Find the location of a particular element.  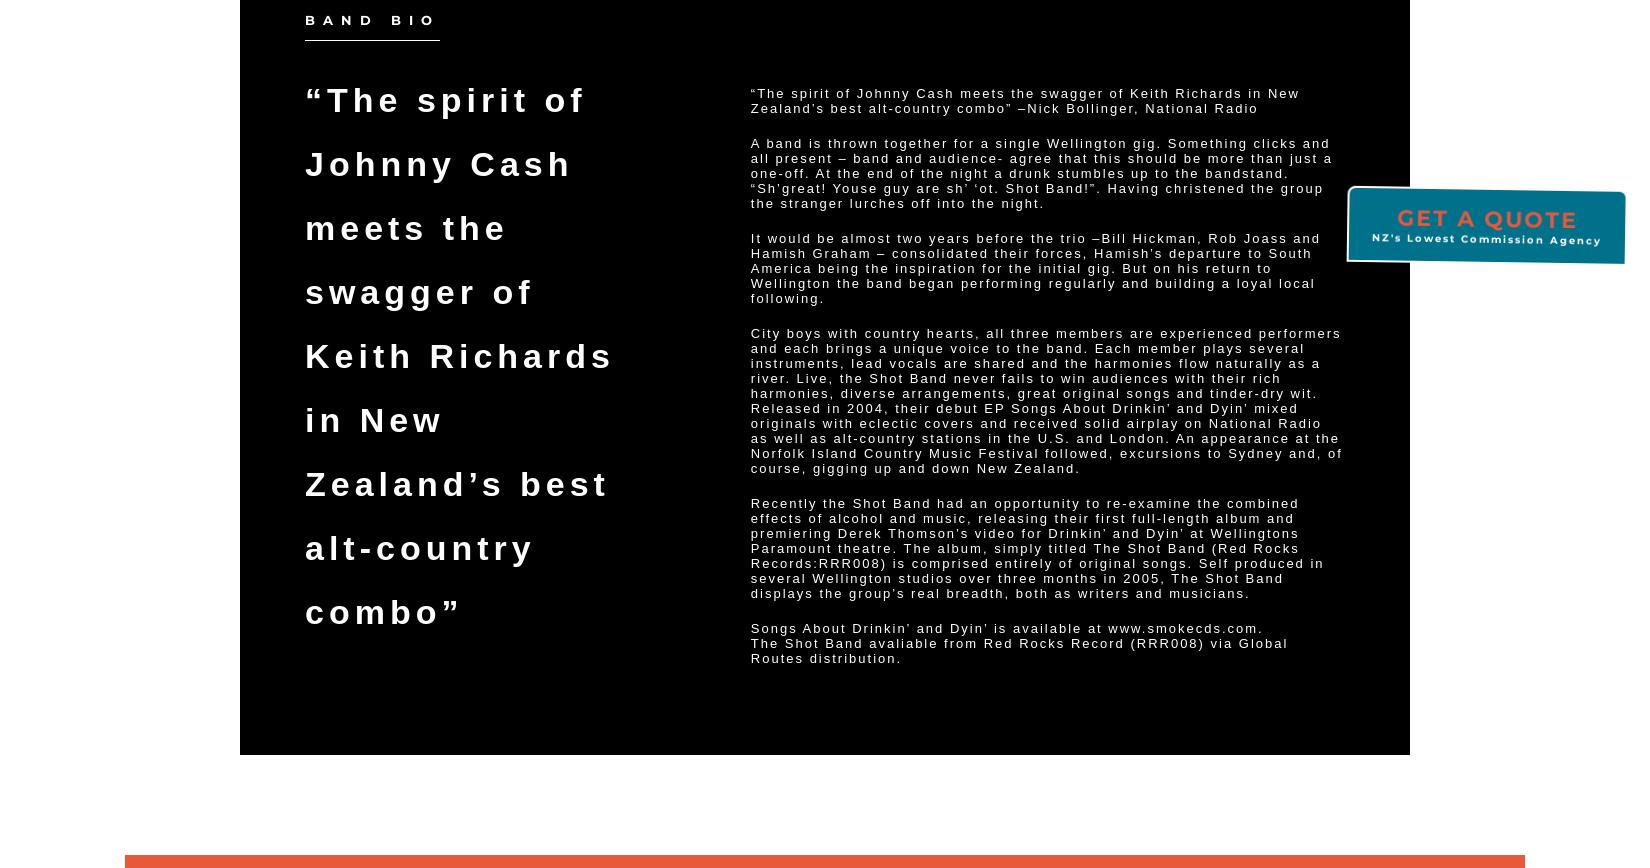

'NZ's Lowest Commission Agency' is located at coordinates (1488, 239).